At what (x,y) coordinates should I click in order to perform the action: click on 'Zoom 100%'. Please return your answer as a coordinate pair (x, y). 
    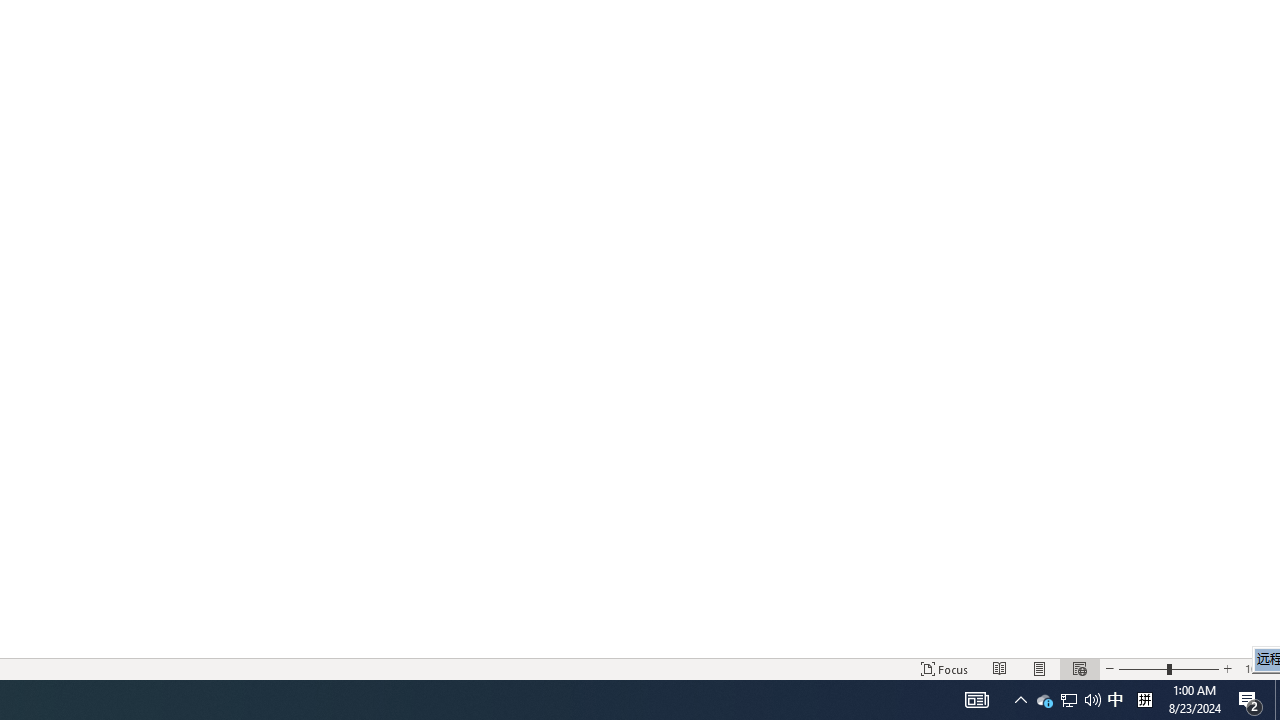
    Looking at the image, I should click on (1257, 669).